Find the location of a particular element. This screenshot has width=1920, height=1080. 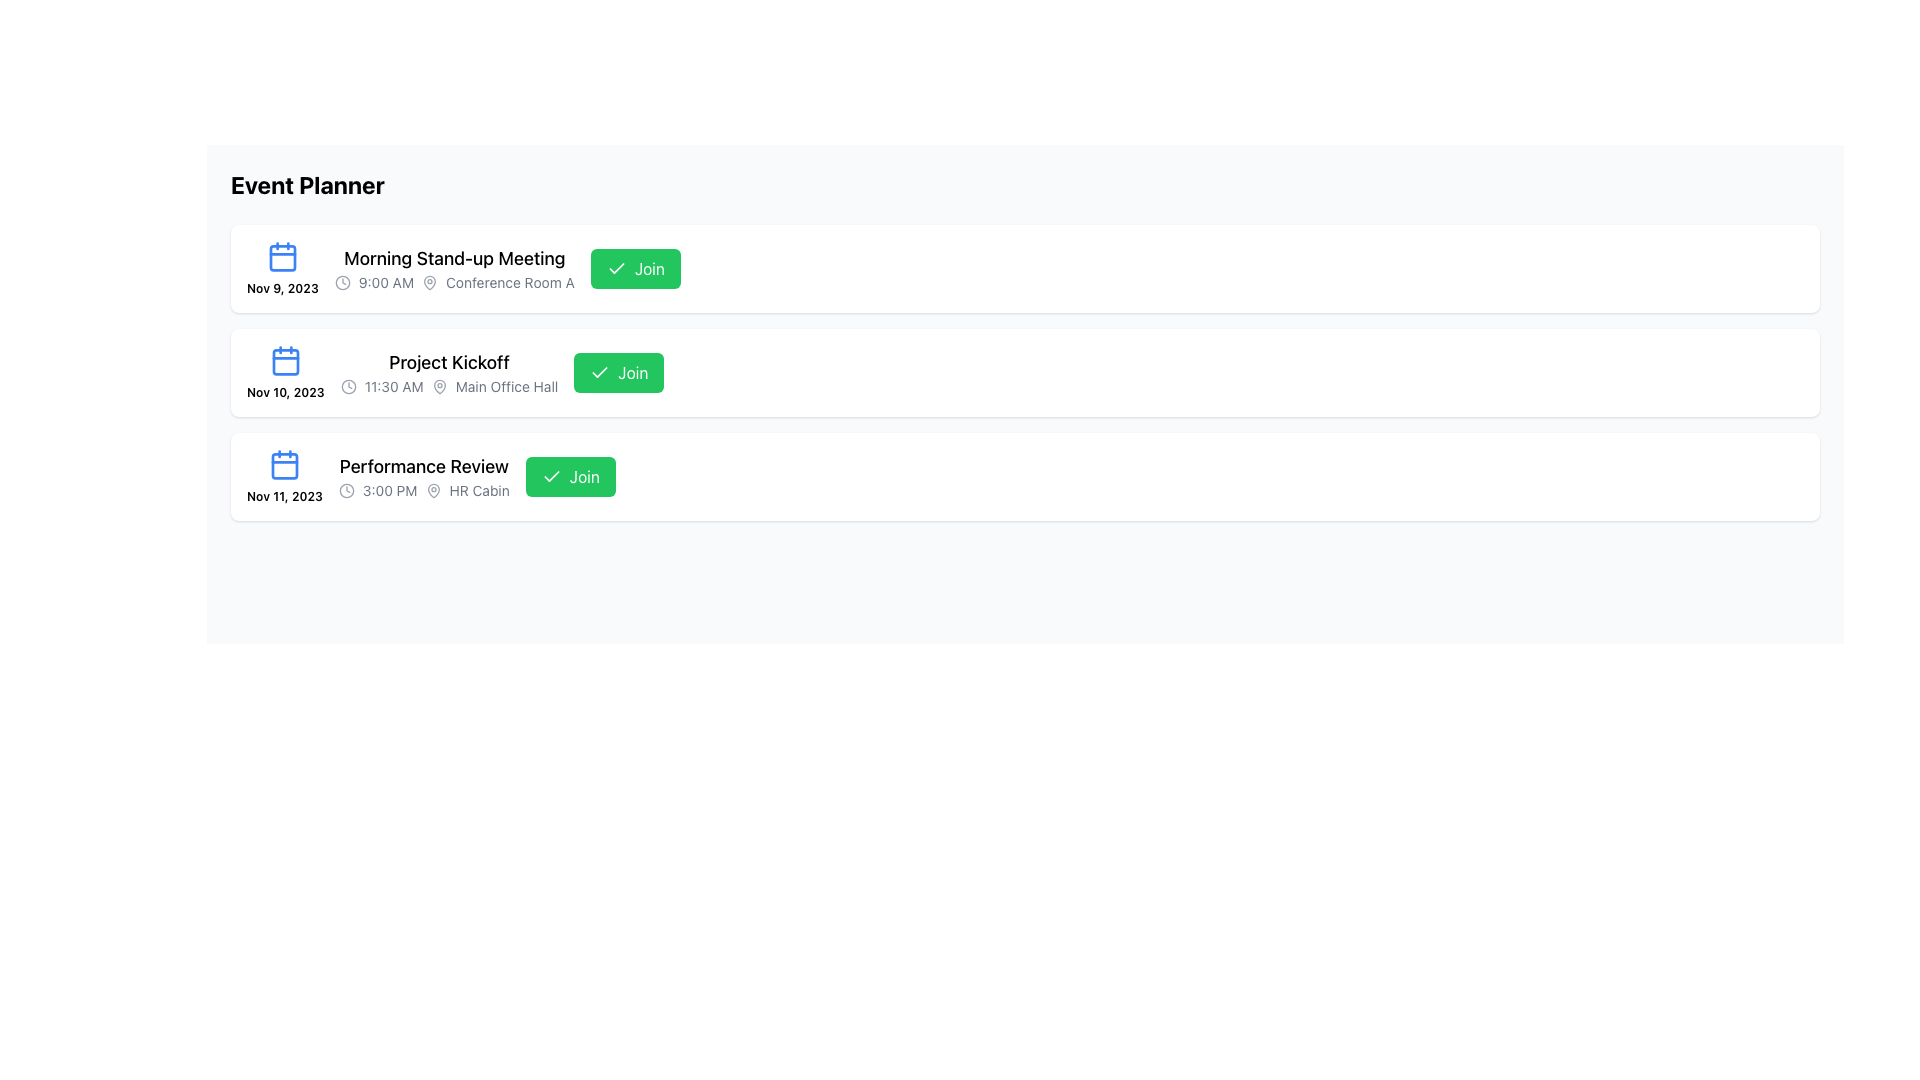

the clock icon located to the left of the '11:30 AM' text for the event 'Project Kickoff', which is positioned above 'Main Office Hall' is located at coordinates (348, 386).